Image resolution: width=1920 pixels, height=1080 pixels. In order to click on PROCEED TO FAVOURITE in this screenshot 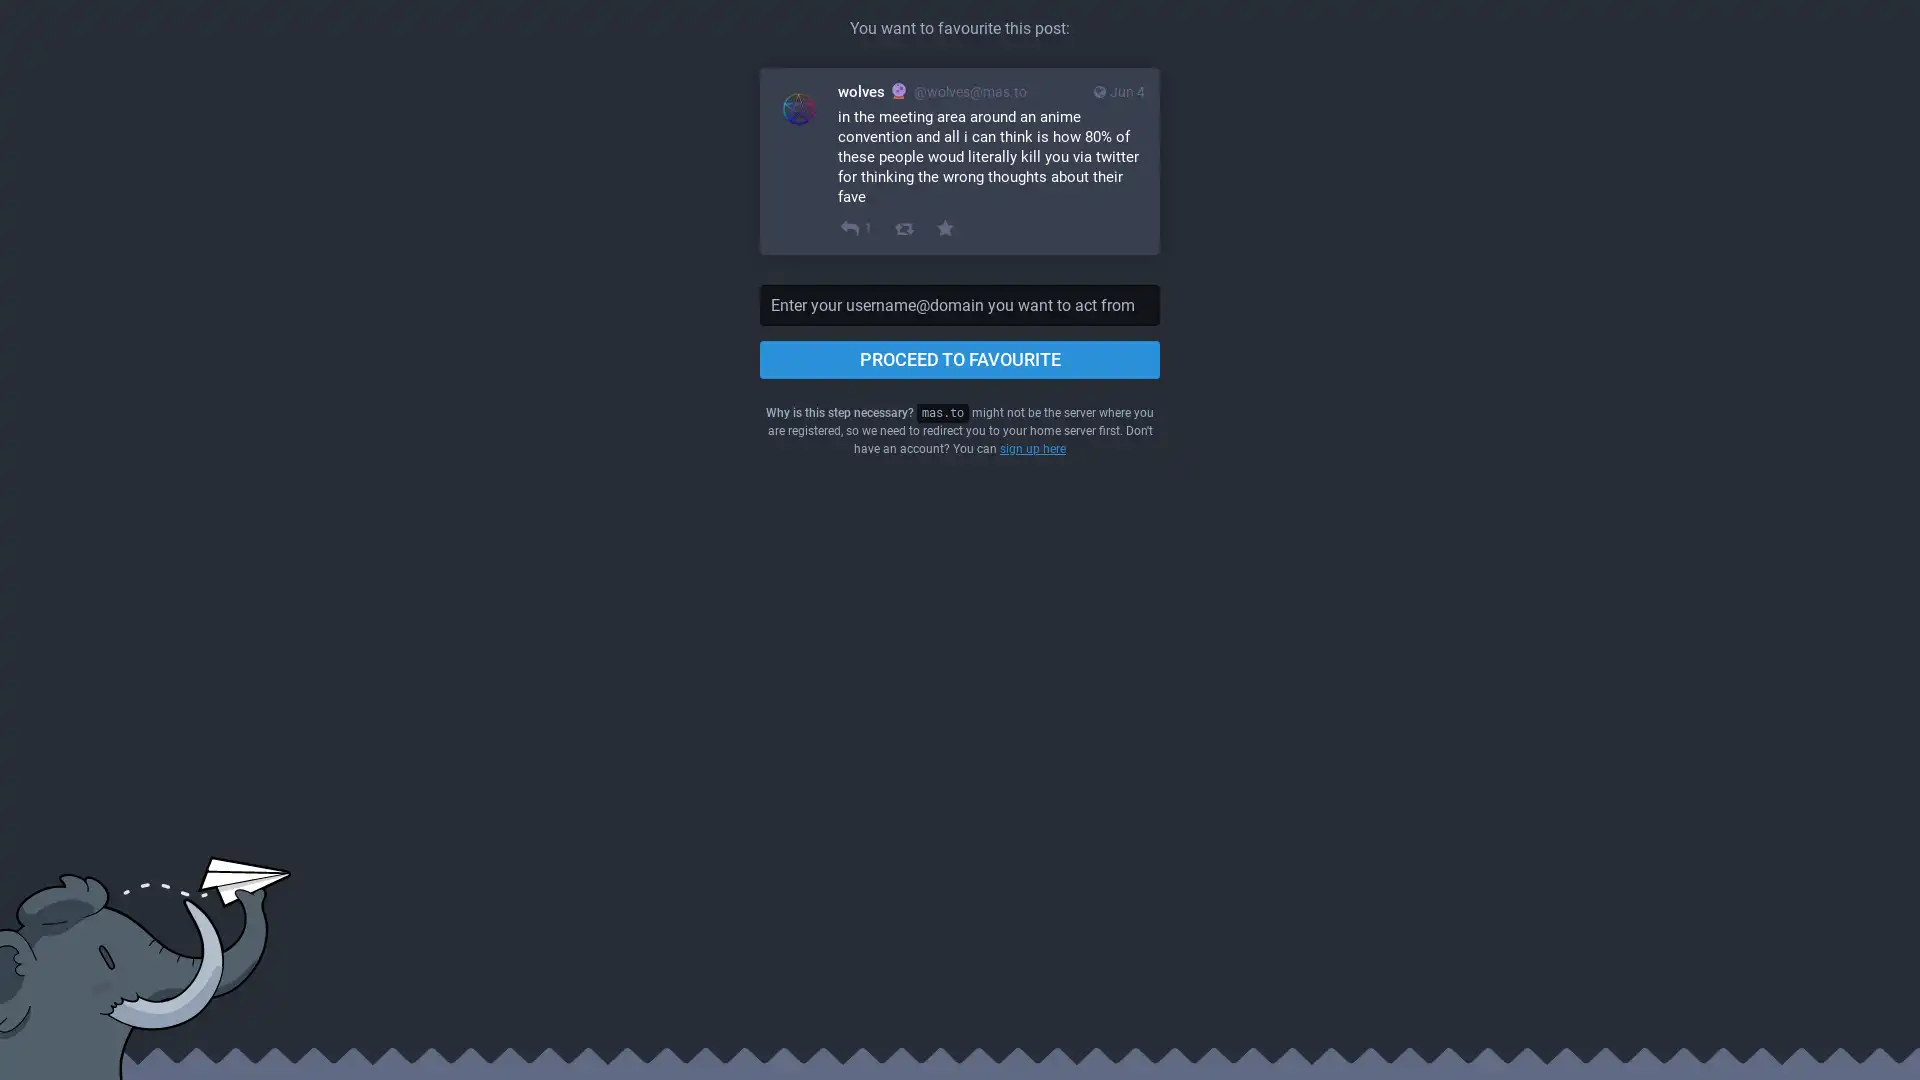, I will do `click(960, 358)`.